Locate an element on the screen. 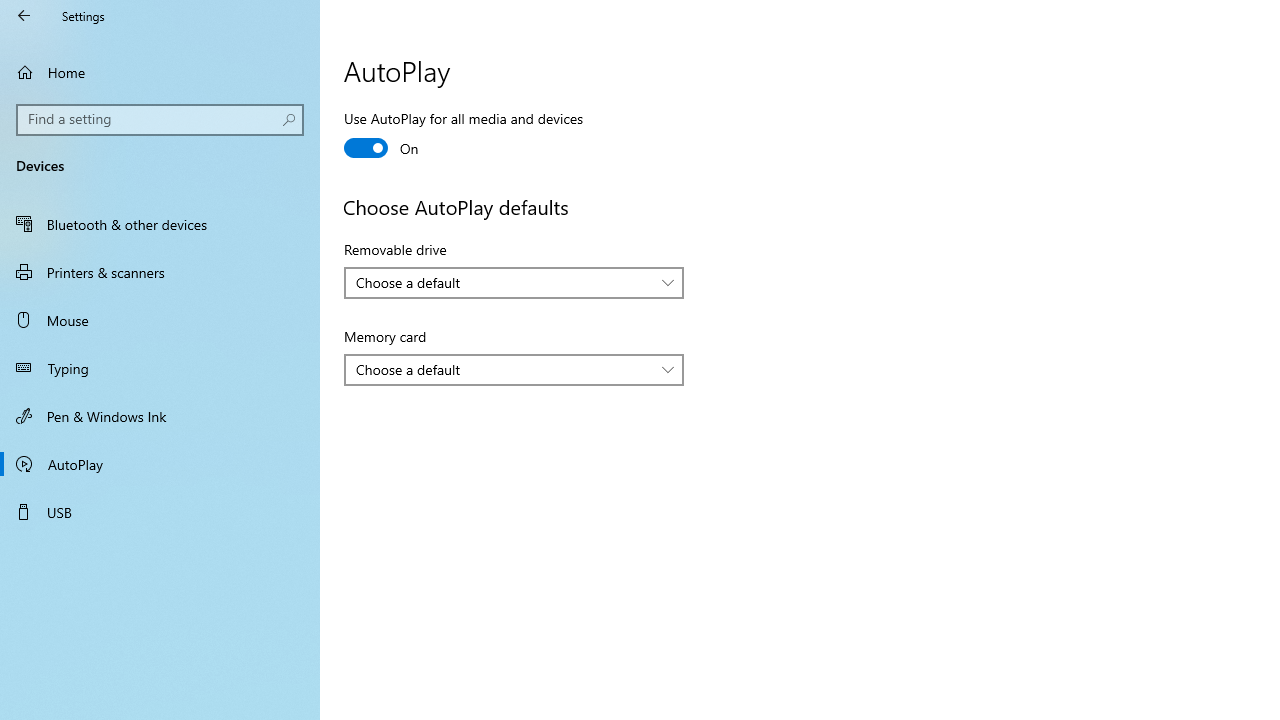  'Printers & scanners' is located at coordinates (160, 271).